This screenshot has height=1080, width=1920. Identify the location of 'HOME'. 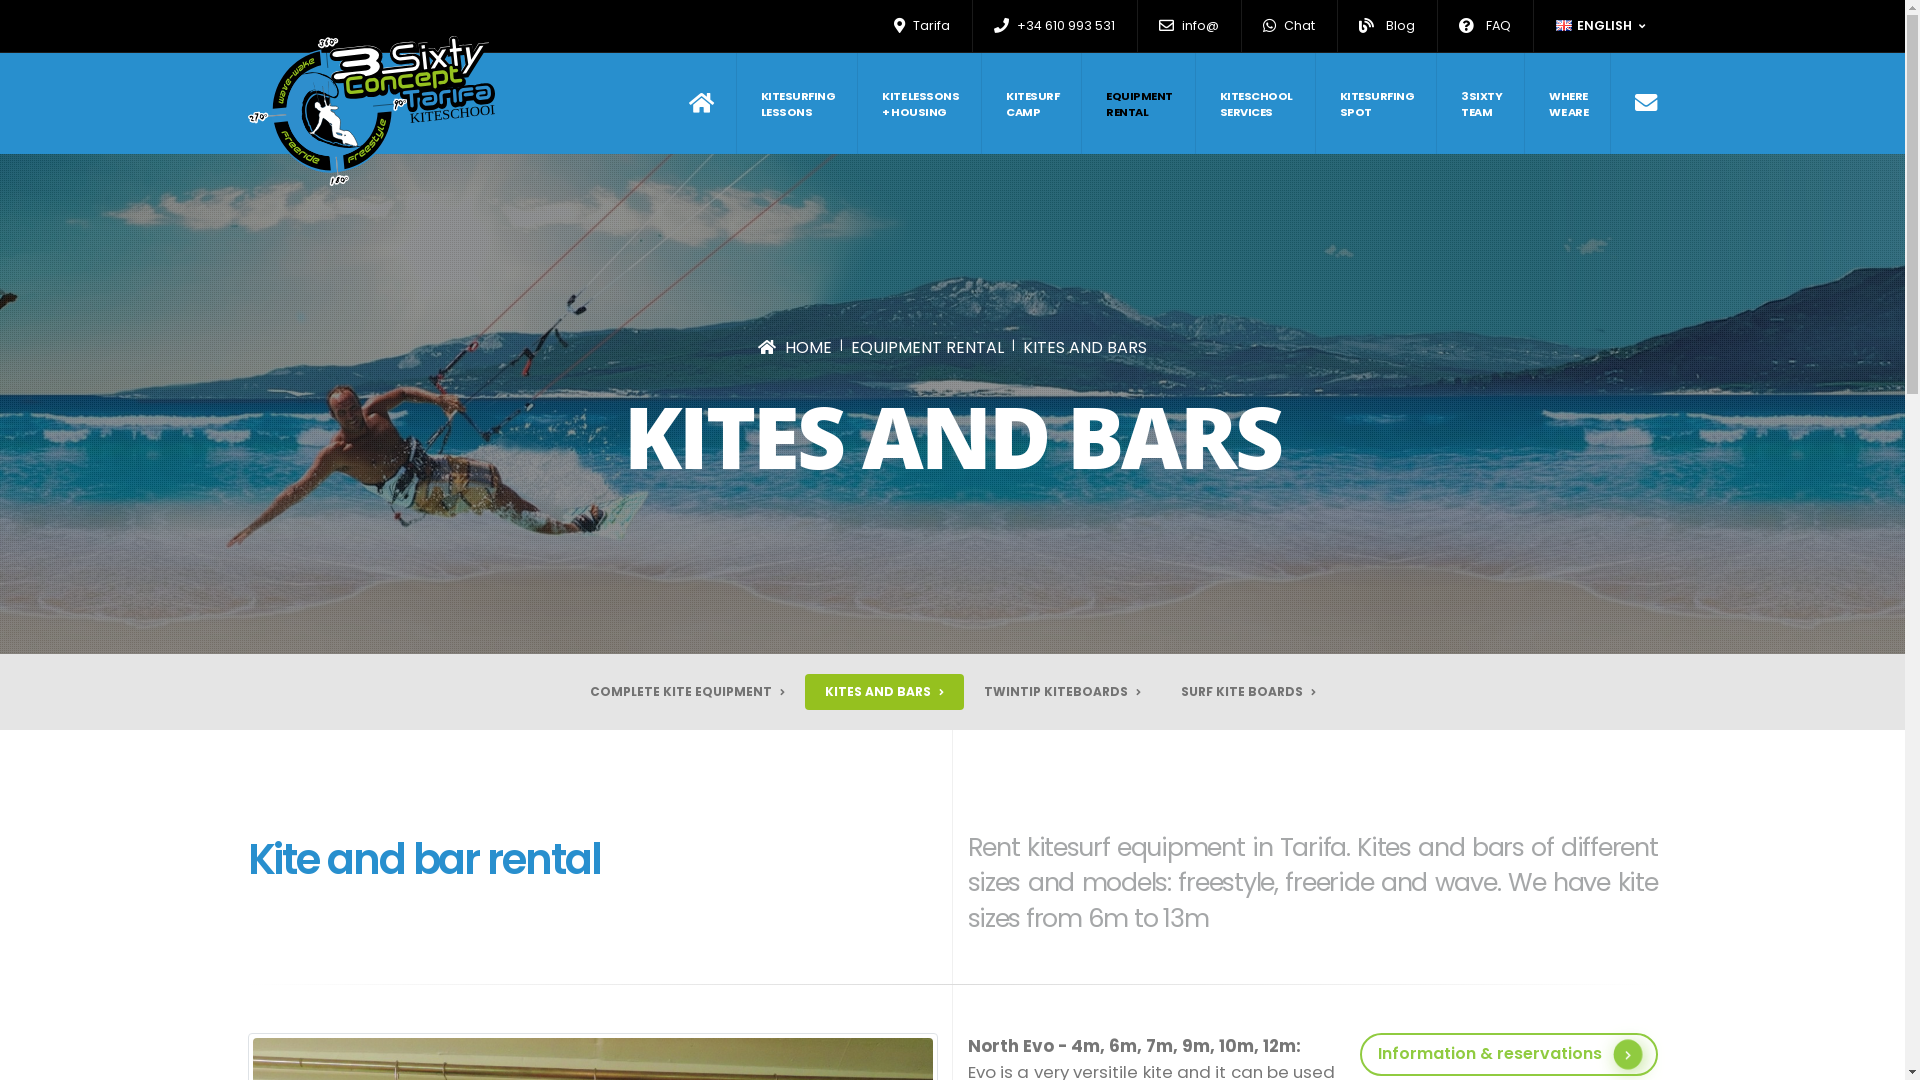
(794, 346).